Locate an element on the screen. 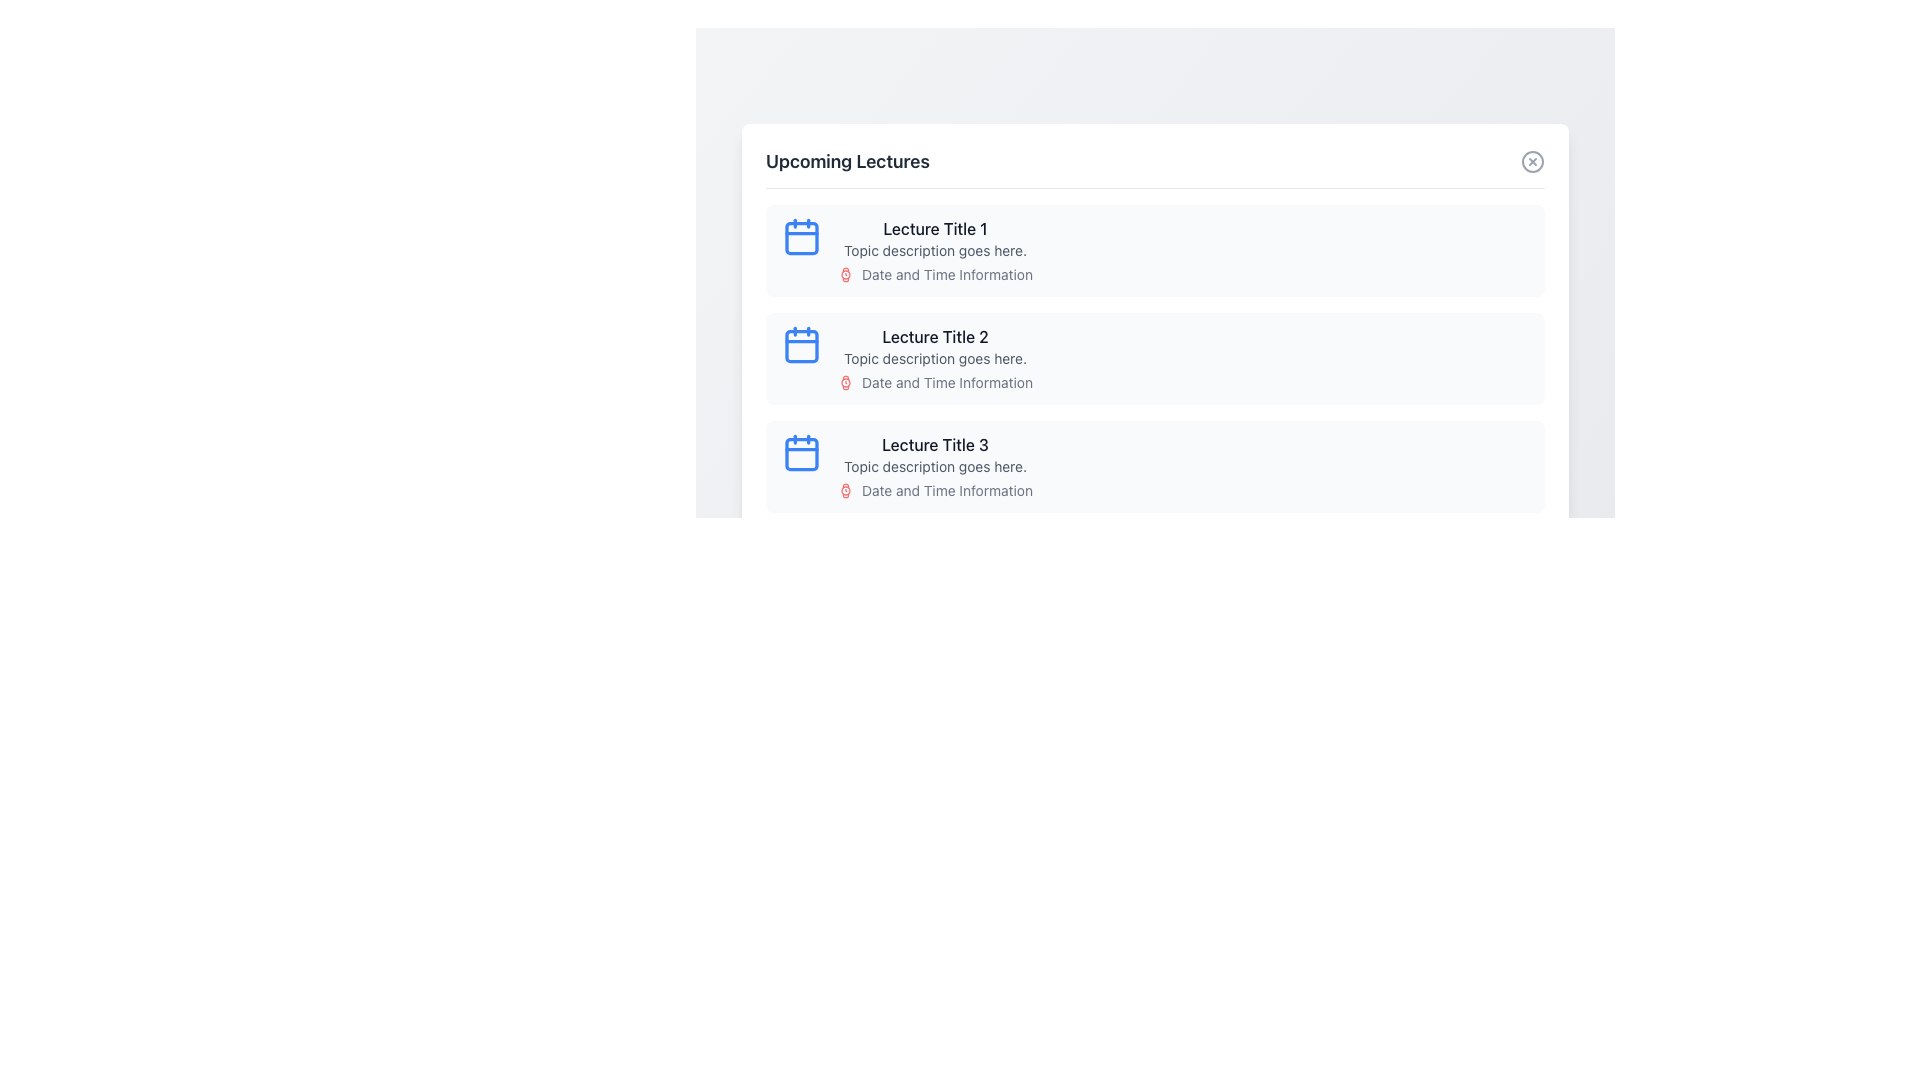 The height and width of the screenshot is (1080, 1920). the decorative icon representing time-related context located before the text 'Date and Time Information' in the third entry under 'Upcoming Lectures' is located at coordinates (845, 490).